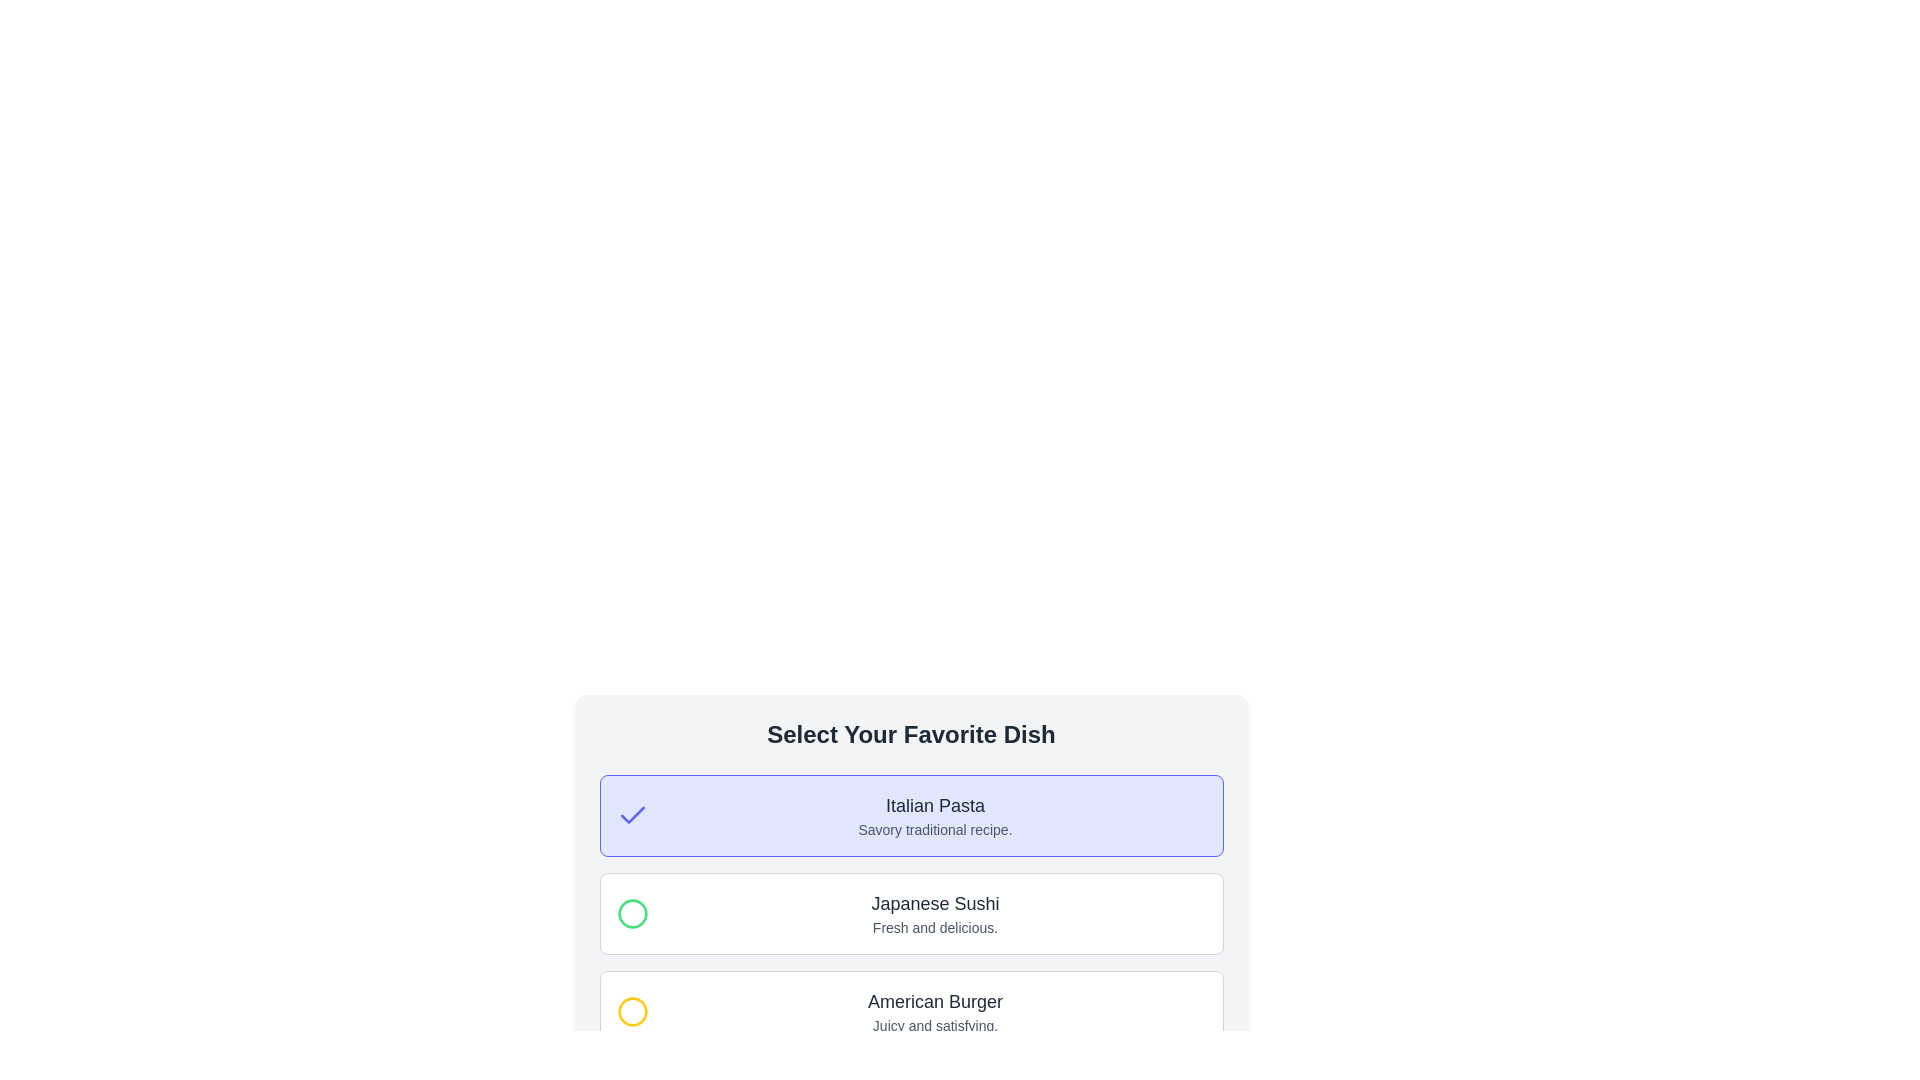 The height and width of the screenshot is (1080, 1920). What do you see at coordinates (934, 805) in the screenshot?
I see `text label that identifies the dish 'Italian Pasta' in the food selection interface, positioned above the descriptive text 'Savory traditional recipe.'` at bounding box center [934, 805].